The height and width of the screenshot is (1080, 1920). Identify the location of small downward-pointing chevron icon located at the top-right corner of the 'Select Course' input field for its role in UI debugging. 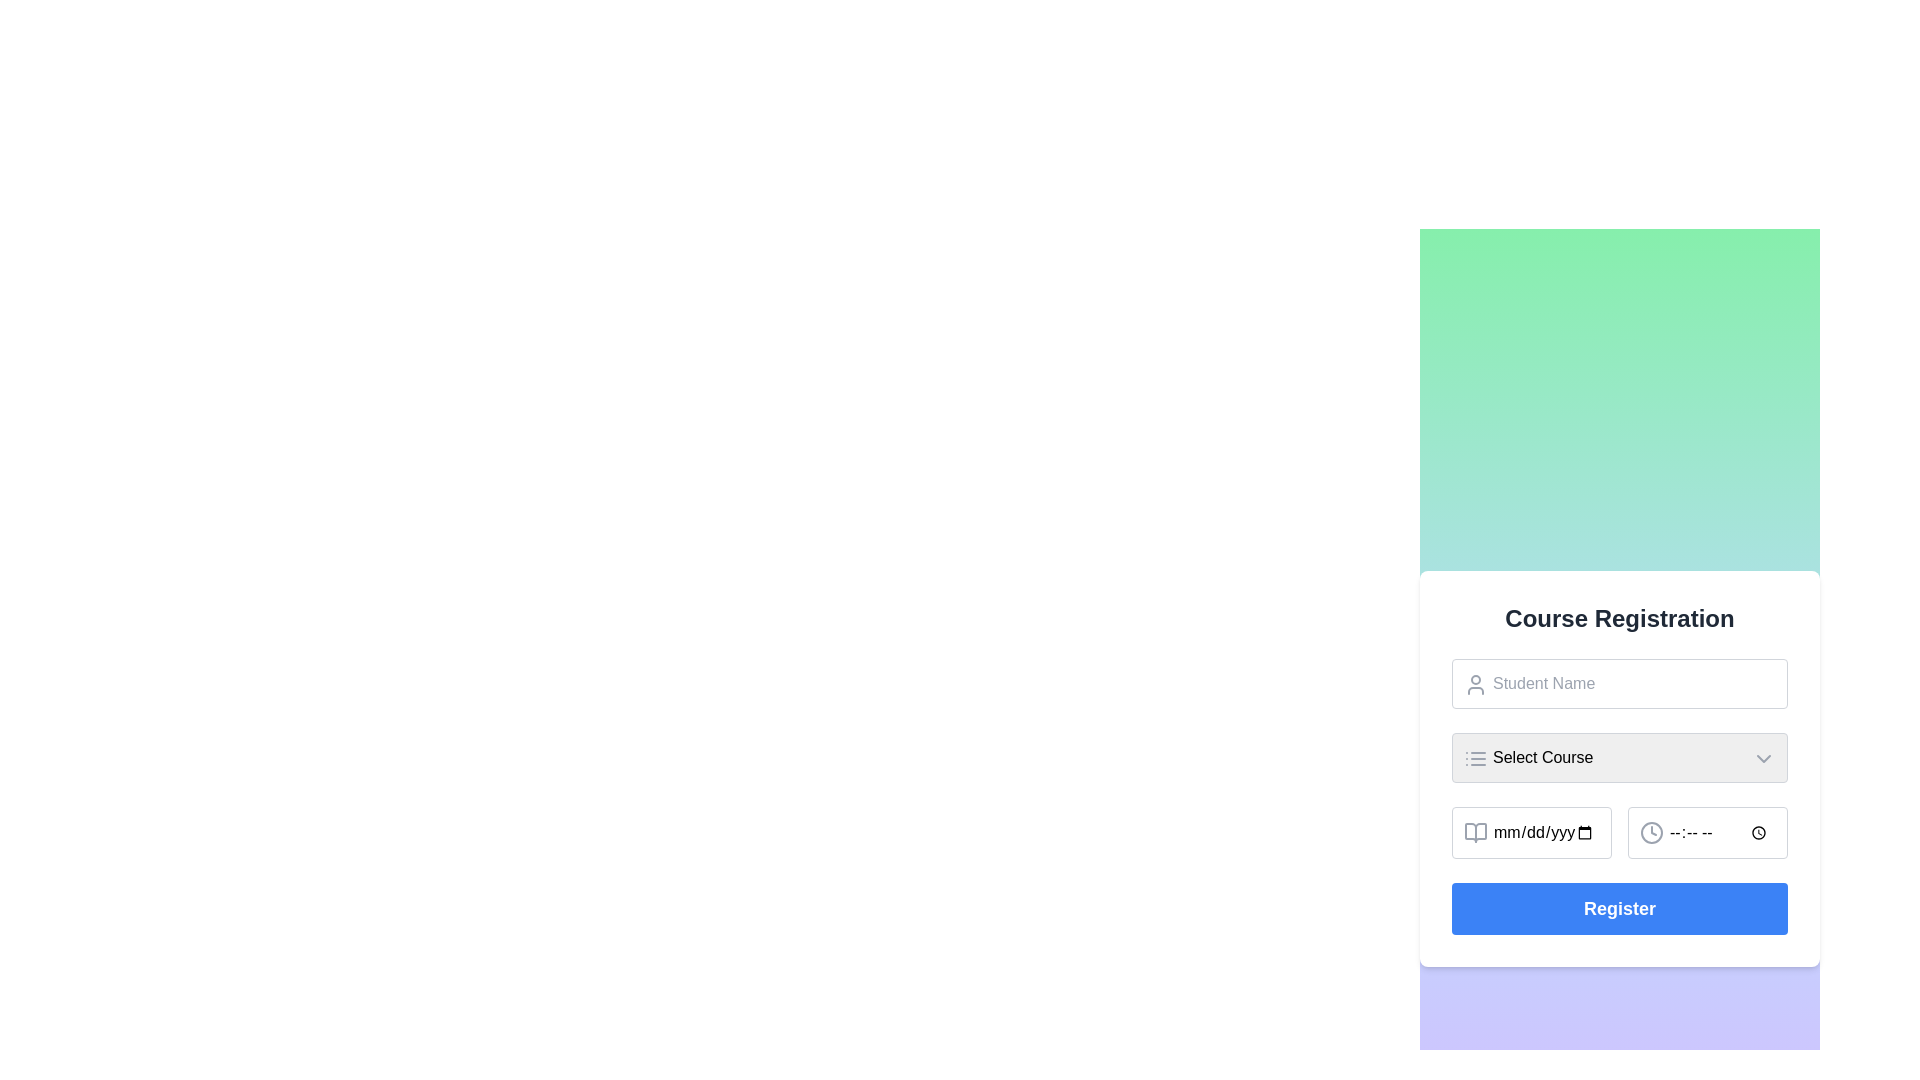
(1763, 759).